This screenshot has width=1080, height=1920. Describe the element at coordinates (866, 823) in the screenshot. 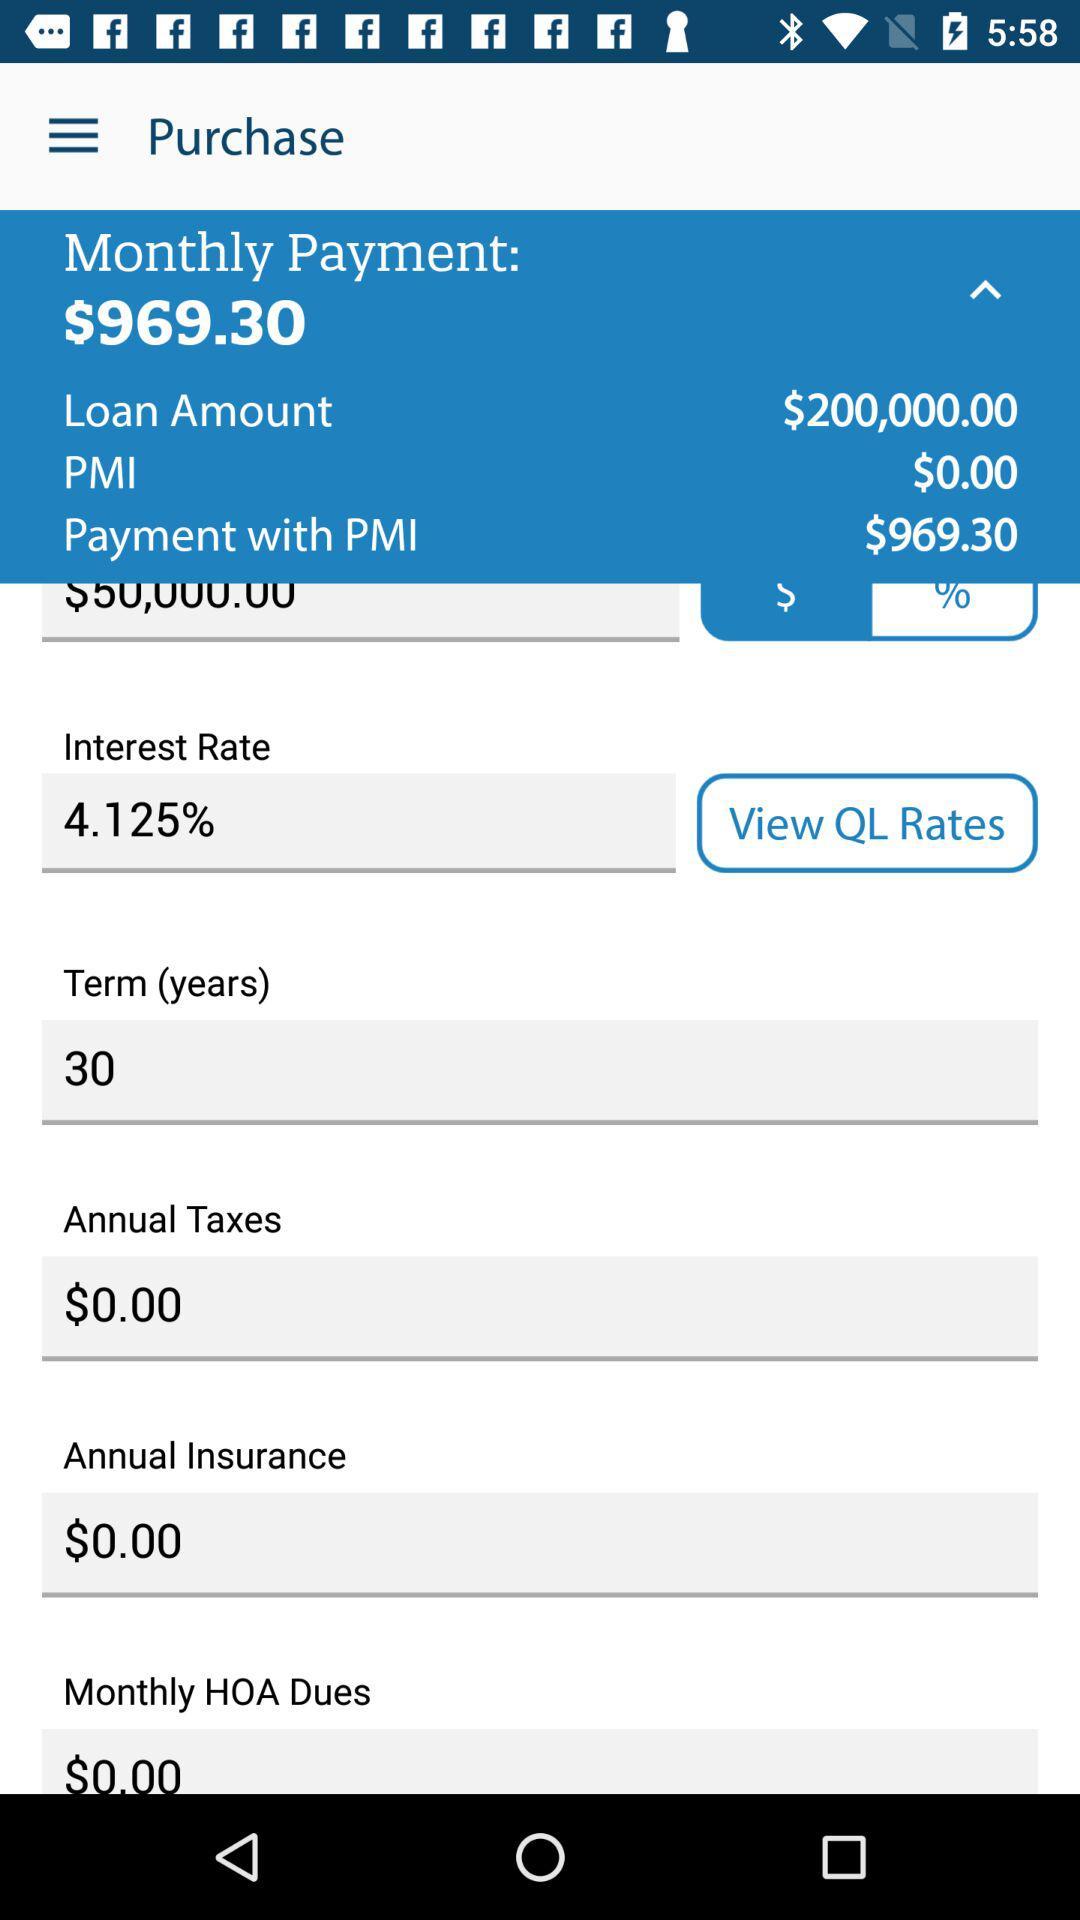

I see `the item to the right of 4.125% icon` at that location.